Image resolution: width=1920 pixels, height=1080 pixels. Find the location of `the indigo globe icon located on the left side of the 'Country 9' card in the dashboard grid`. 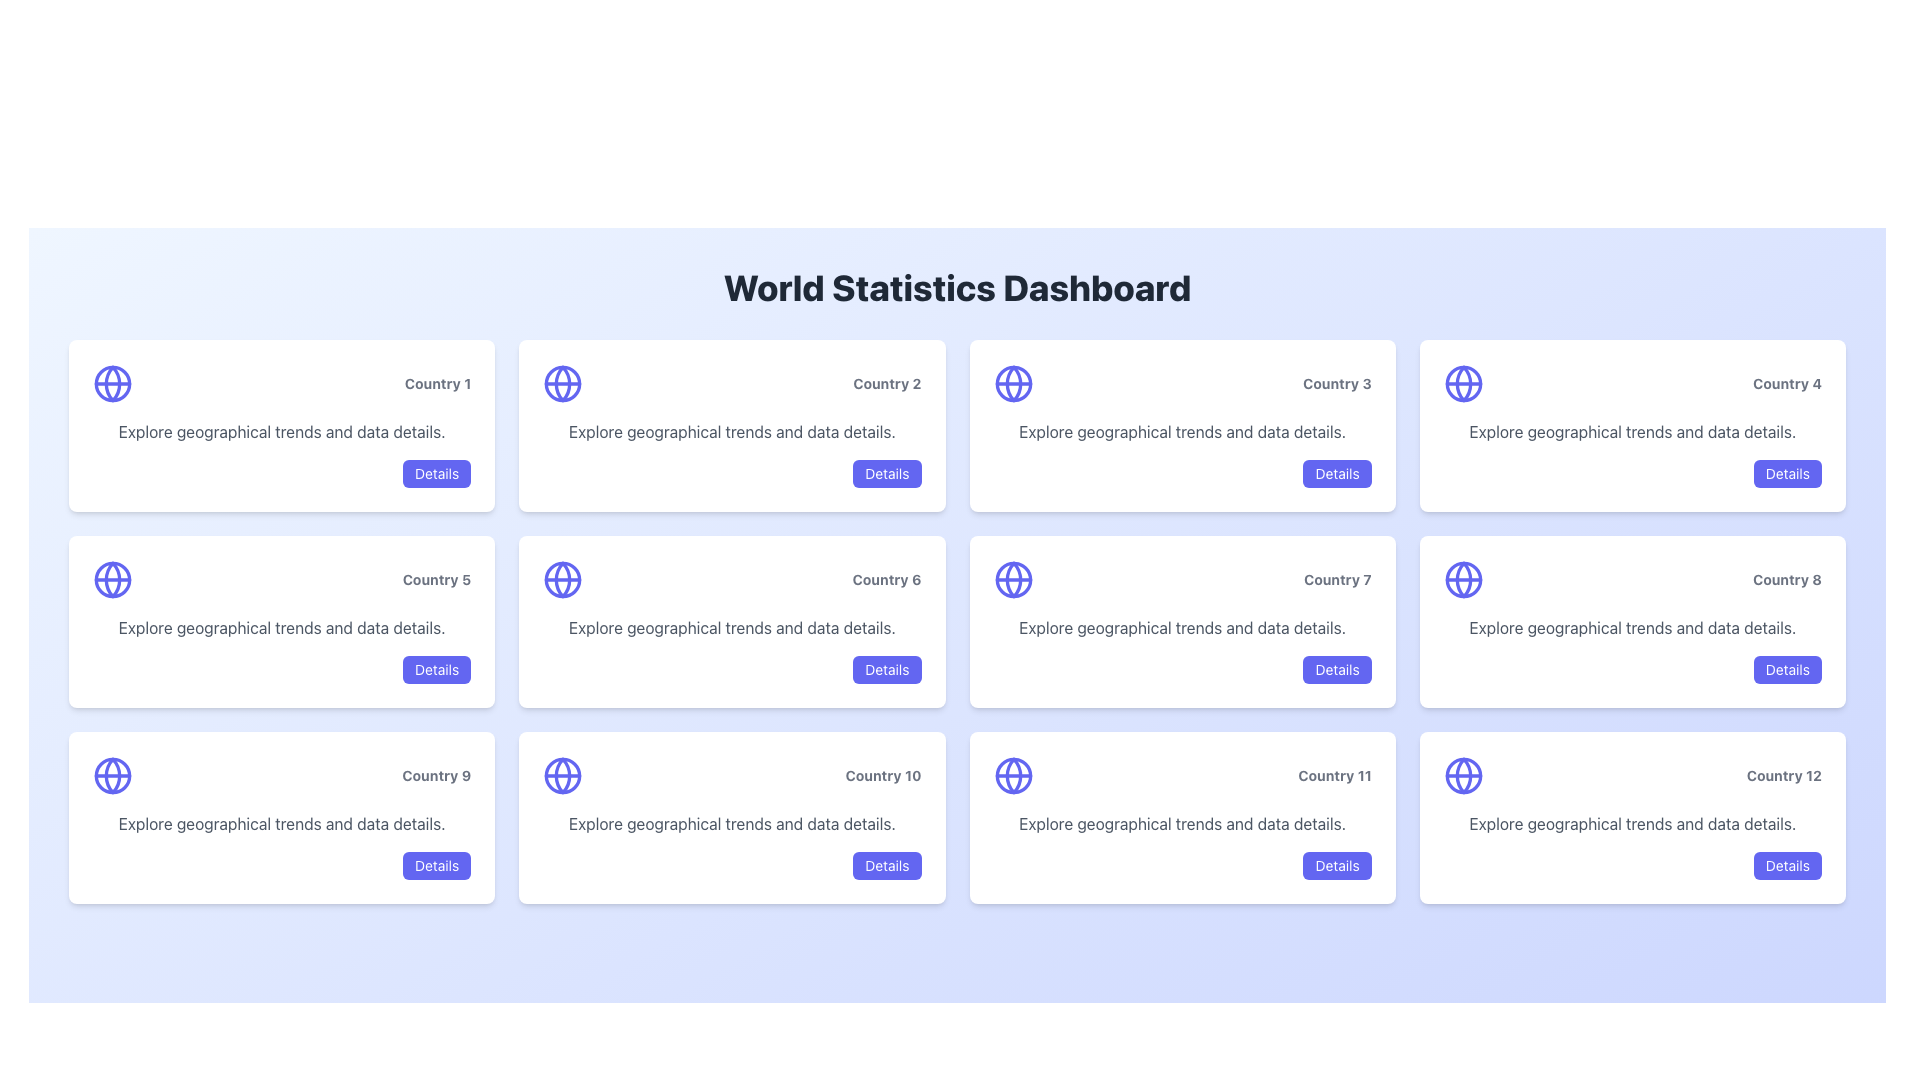

the indigo globe icon located on the left side of the 'Country 9' card in the dashboard grid is located at coordinates (112, 774).